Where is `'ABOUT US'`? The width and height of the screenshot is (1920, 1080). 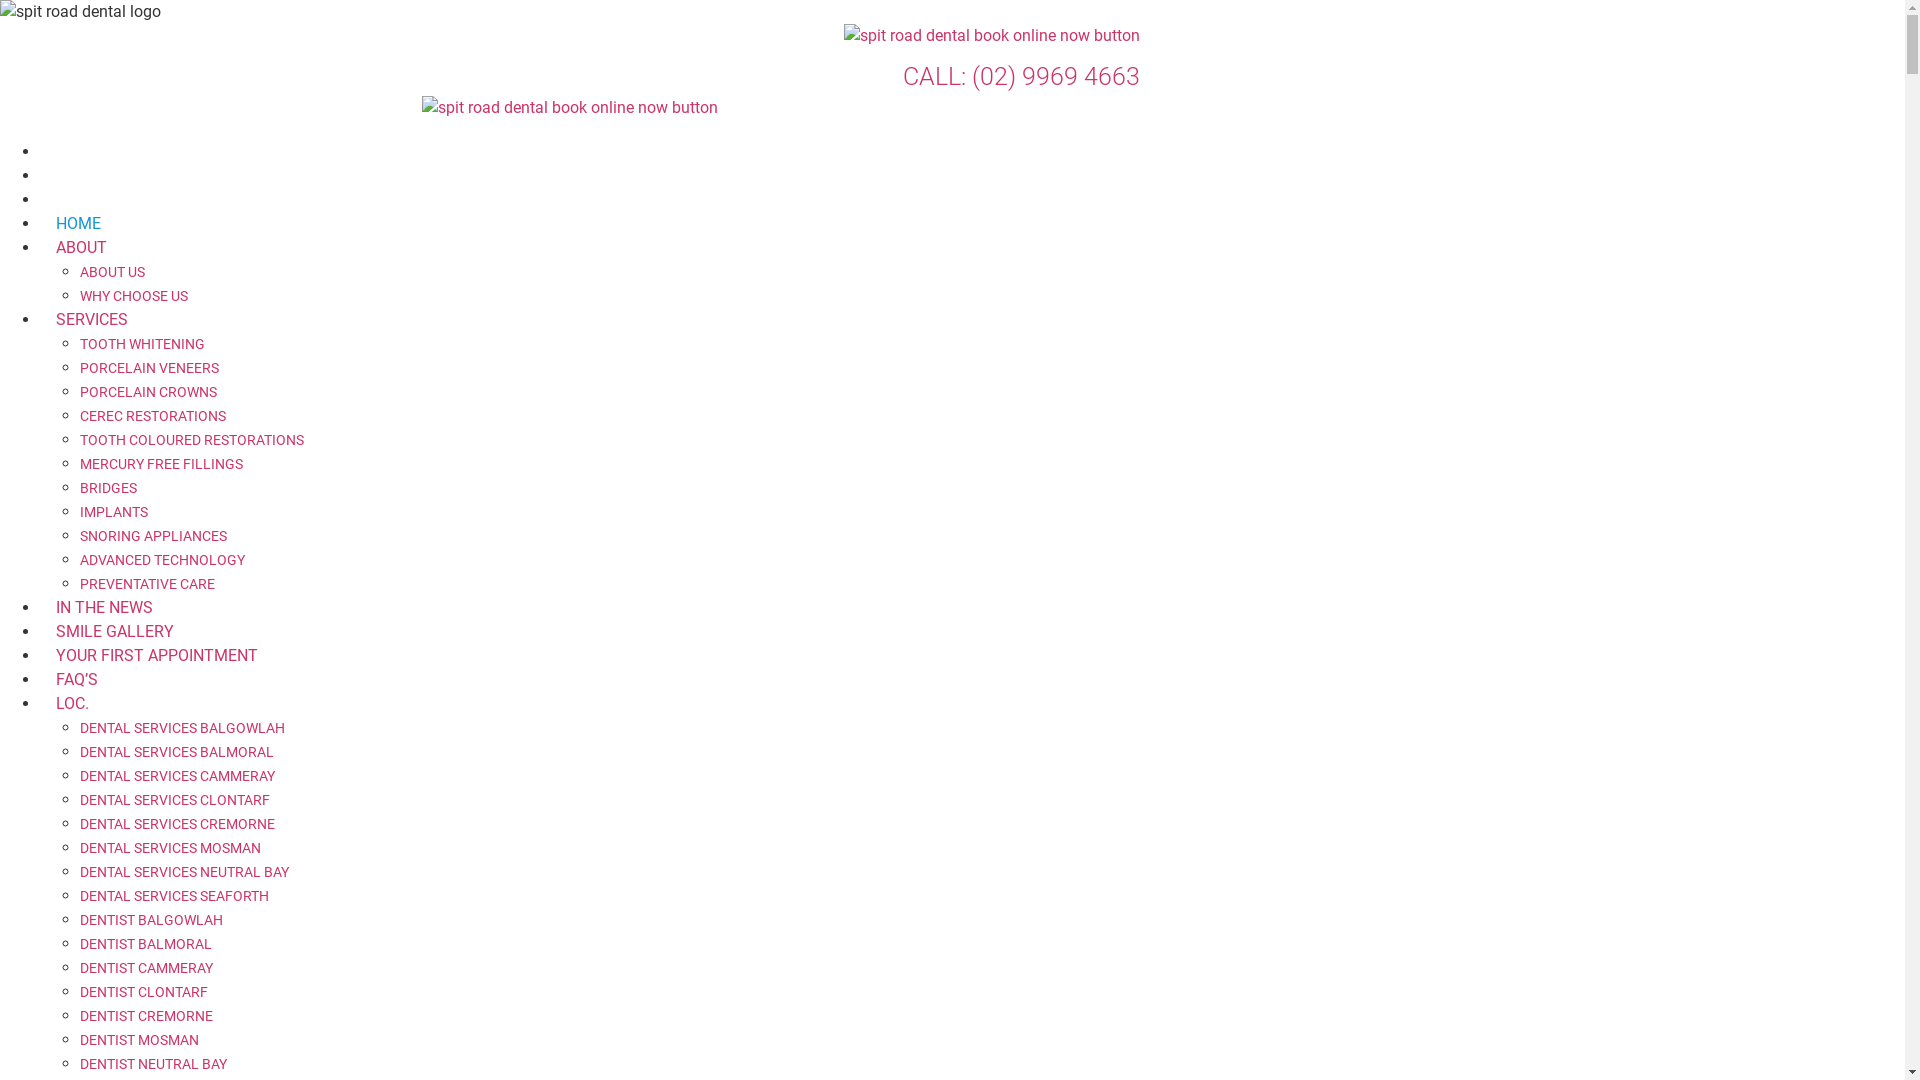
'ABOUT US' is located at coordinates (111, 272).